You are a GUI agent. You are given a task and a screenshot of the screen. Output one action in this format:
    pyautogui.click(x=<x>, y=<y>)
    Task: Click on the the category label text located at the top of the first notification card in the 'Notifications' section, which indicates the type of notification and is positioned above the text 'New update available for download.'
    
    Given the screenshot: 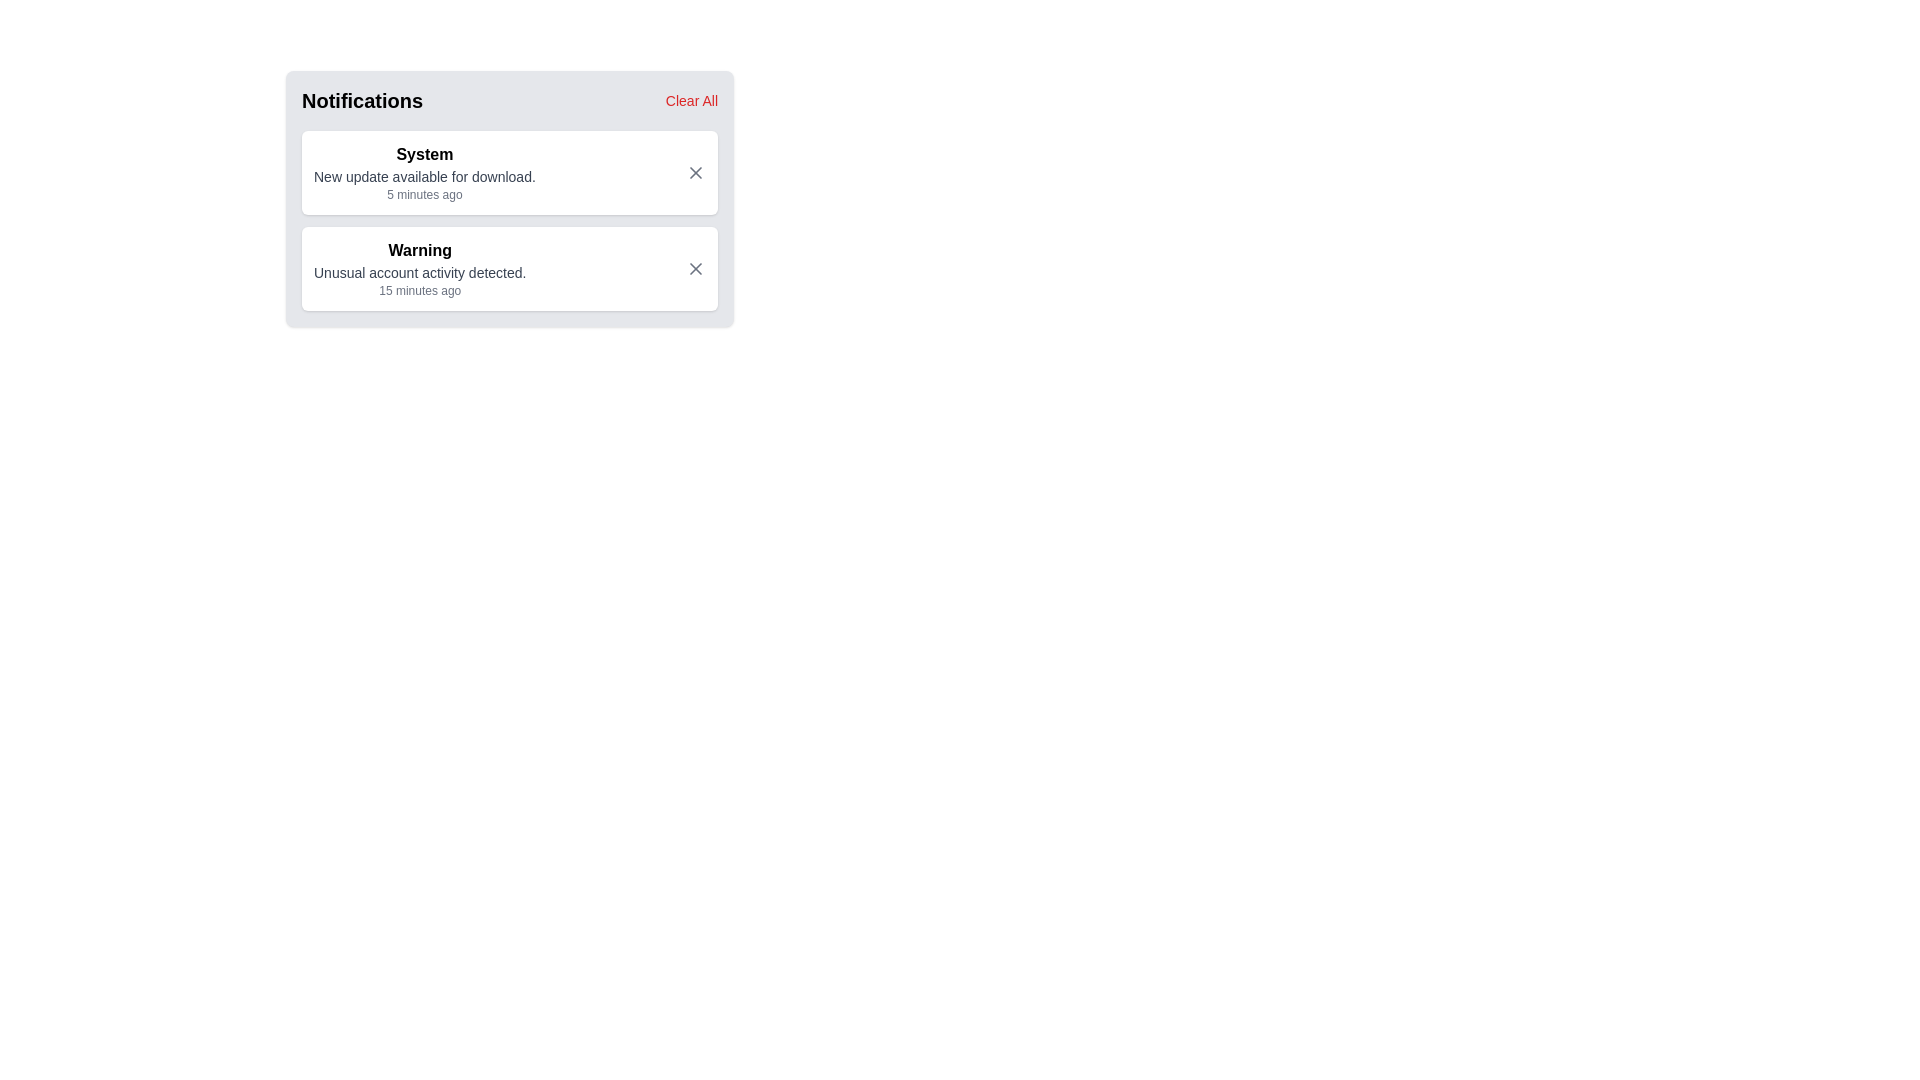 What is the action you would take?
    pyautogui.click(x=423, y=153)
    